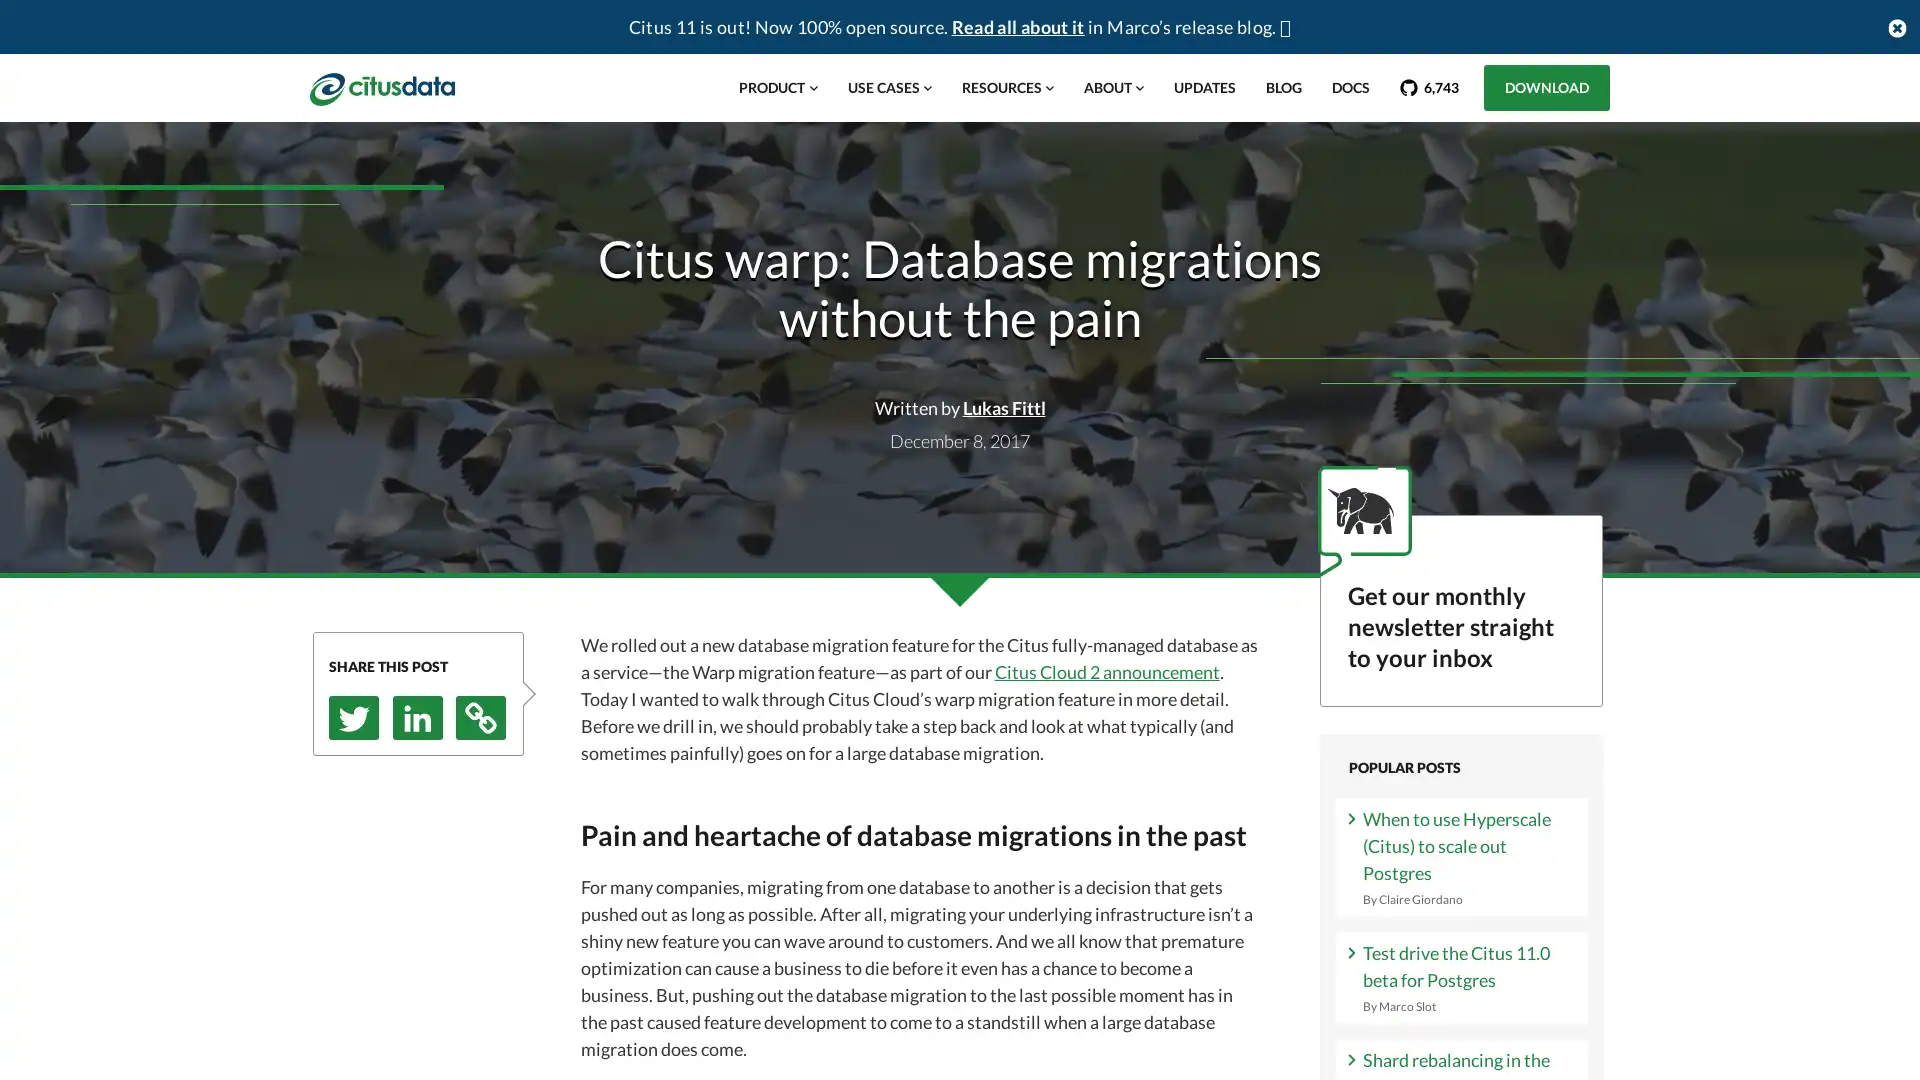  What do you see at coordinates (416, 716) in the screenshot?
I see `Share on LinkedIn` at bounding box center [416, 716].